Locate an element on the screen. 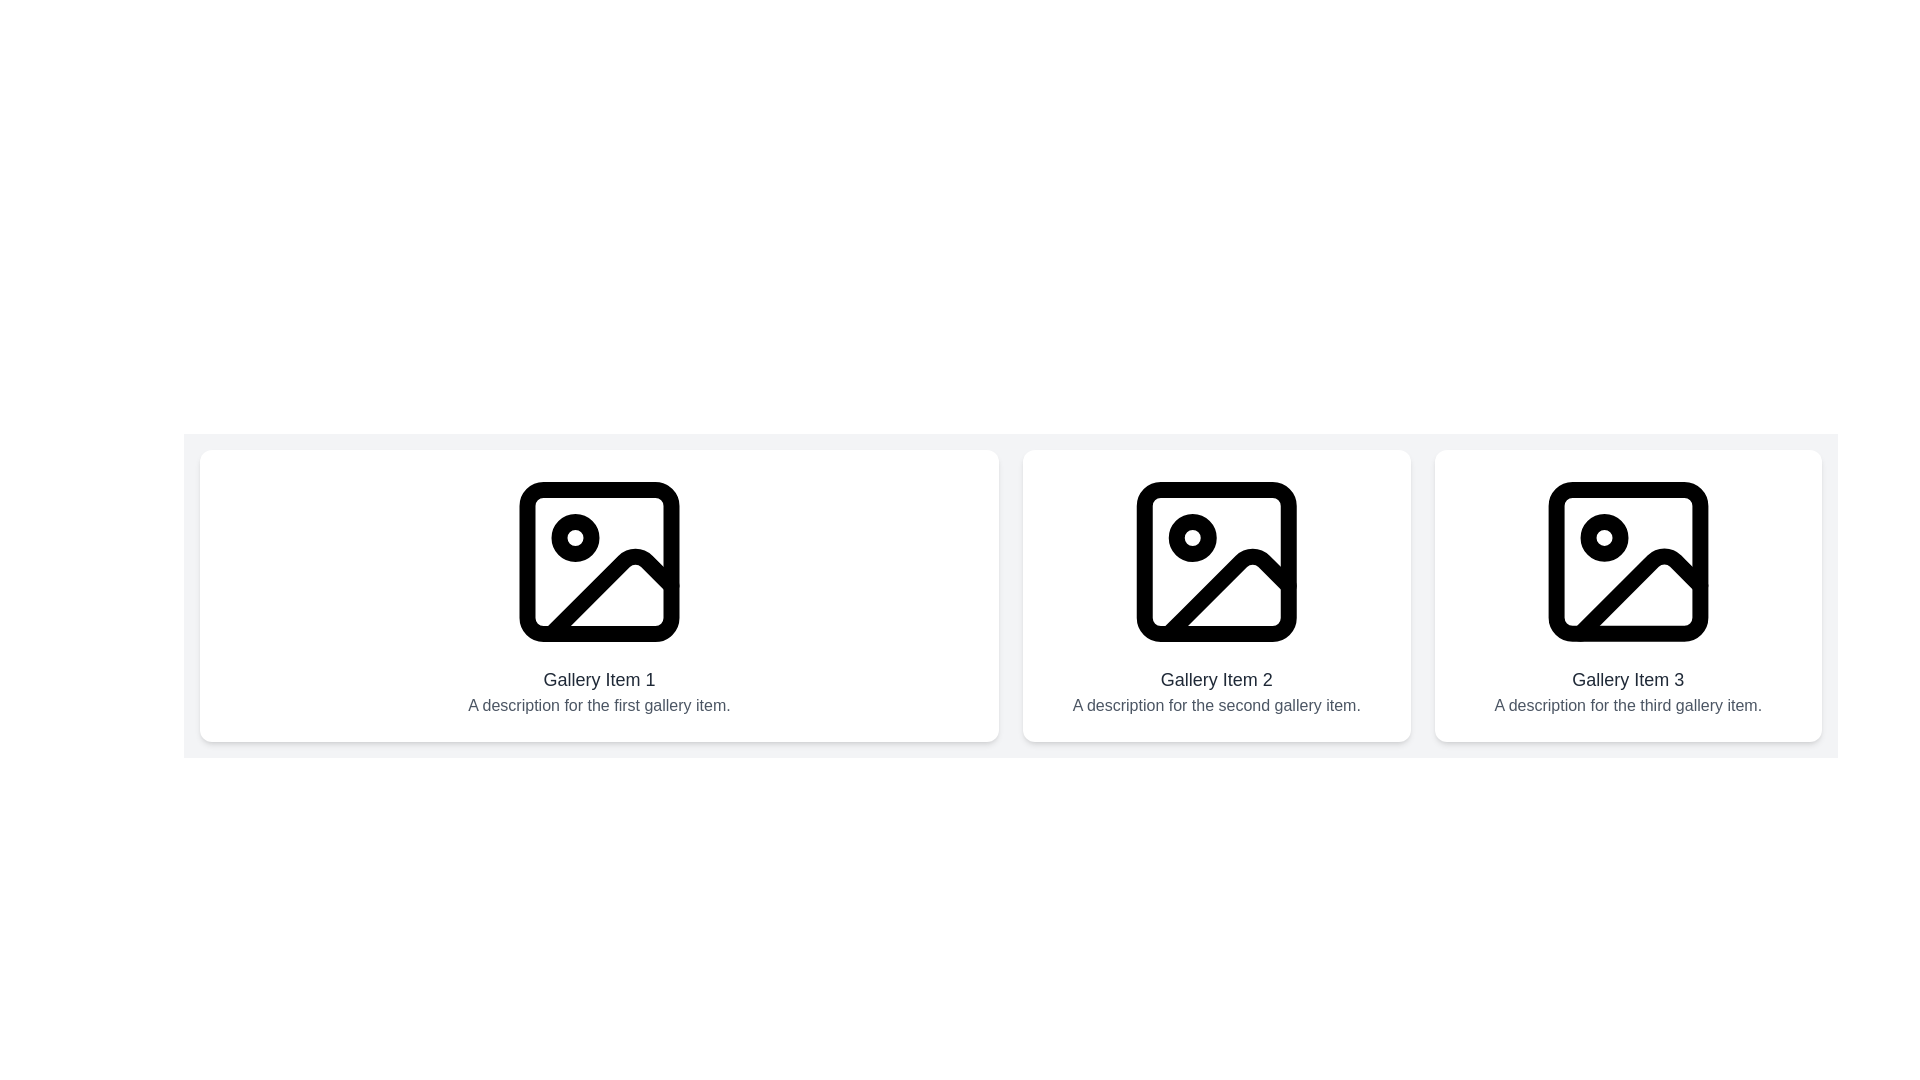 The image size is (1920, 1080). the gallery card that displays a visual representation, a title, and a brief description, located as the third item in a row of three elements is located at coordinates (1628, 595).